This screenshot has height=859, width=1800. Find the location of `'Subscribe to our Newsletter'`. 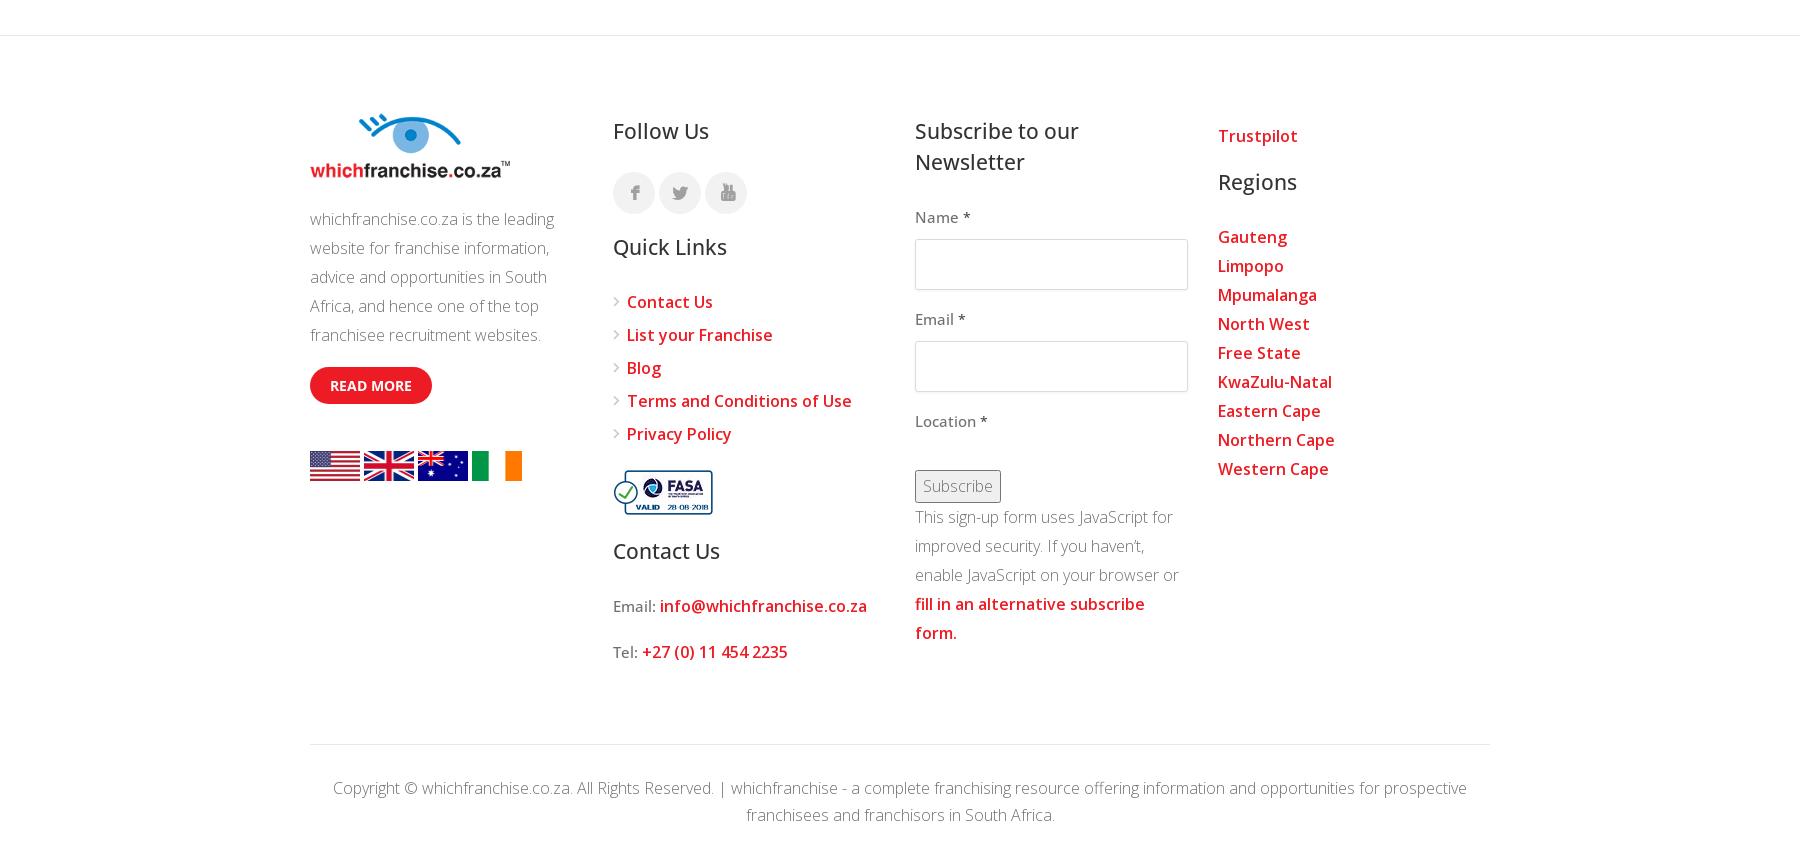

'Subscribe to our Newsletter' is located at coordinates (913, 145).